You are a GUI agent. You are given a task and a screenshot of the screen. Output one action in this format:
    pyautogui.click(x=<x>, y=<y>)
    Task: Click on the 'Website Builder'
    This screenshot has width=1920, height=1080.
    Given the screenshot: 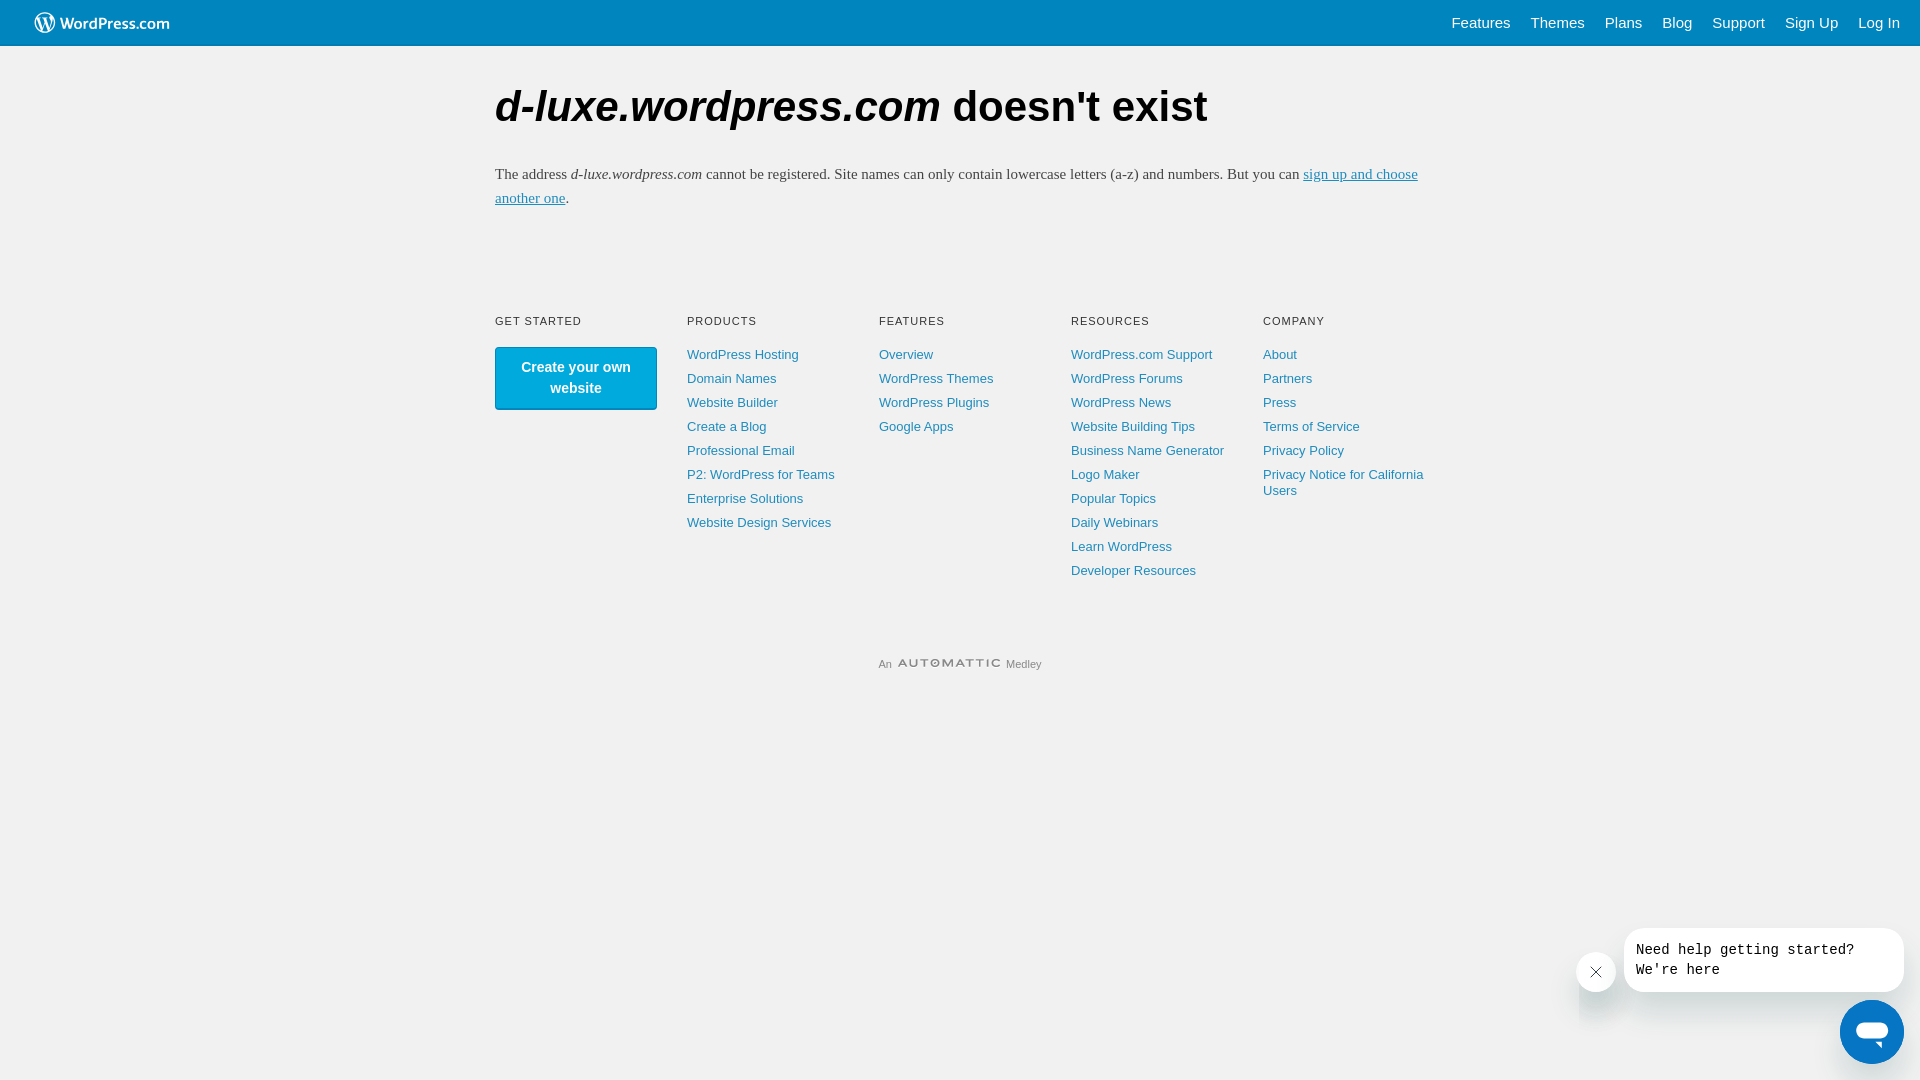 What is the action you would take?
    pyautogui.click(x=731, y=402)
    